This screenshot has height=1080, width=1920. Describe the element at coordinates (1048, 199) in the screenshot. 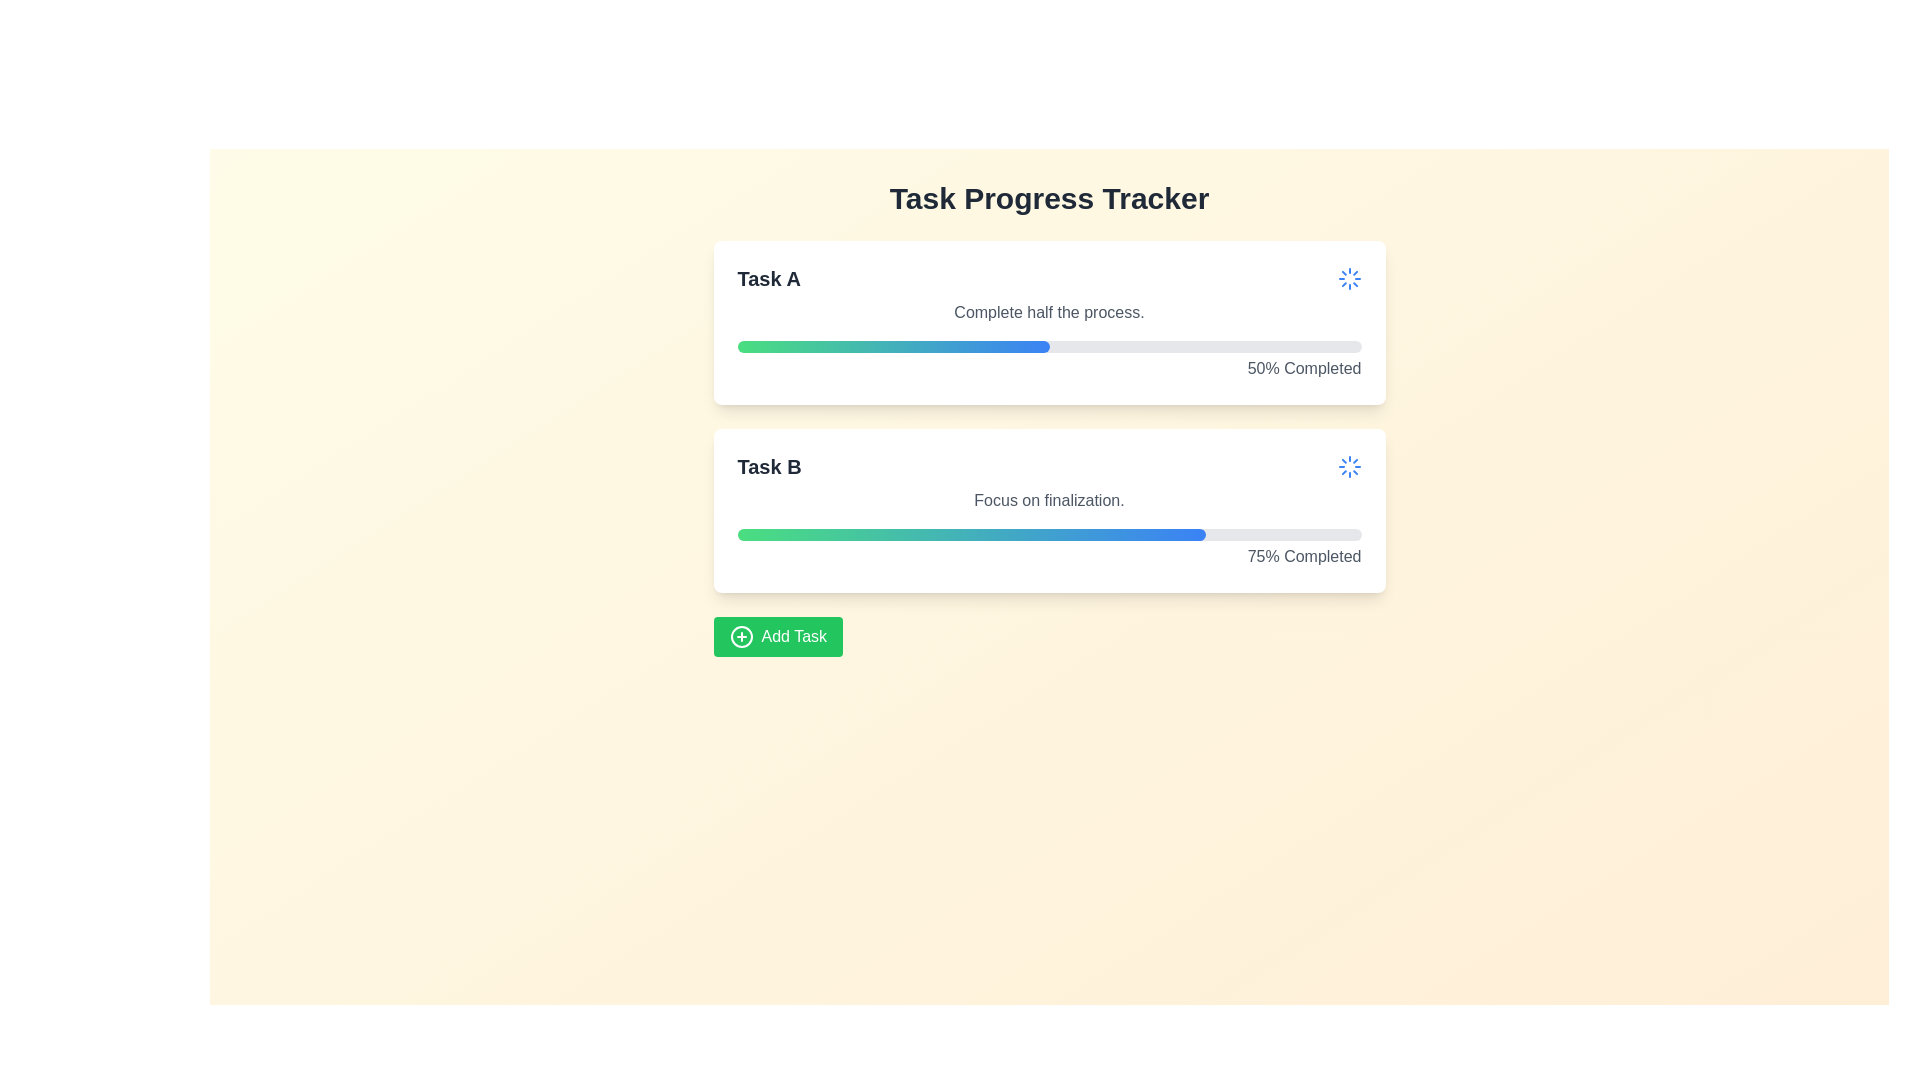

I see `the text heading 'Task Progress Tracker', which is styled with bold and large typography in dark gray color and is located at the top of the content area, centered horizontally` at that location.